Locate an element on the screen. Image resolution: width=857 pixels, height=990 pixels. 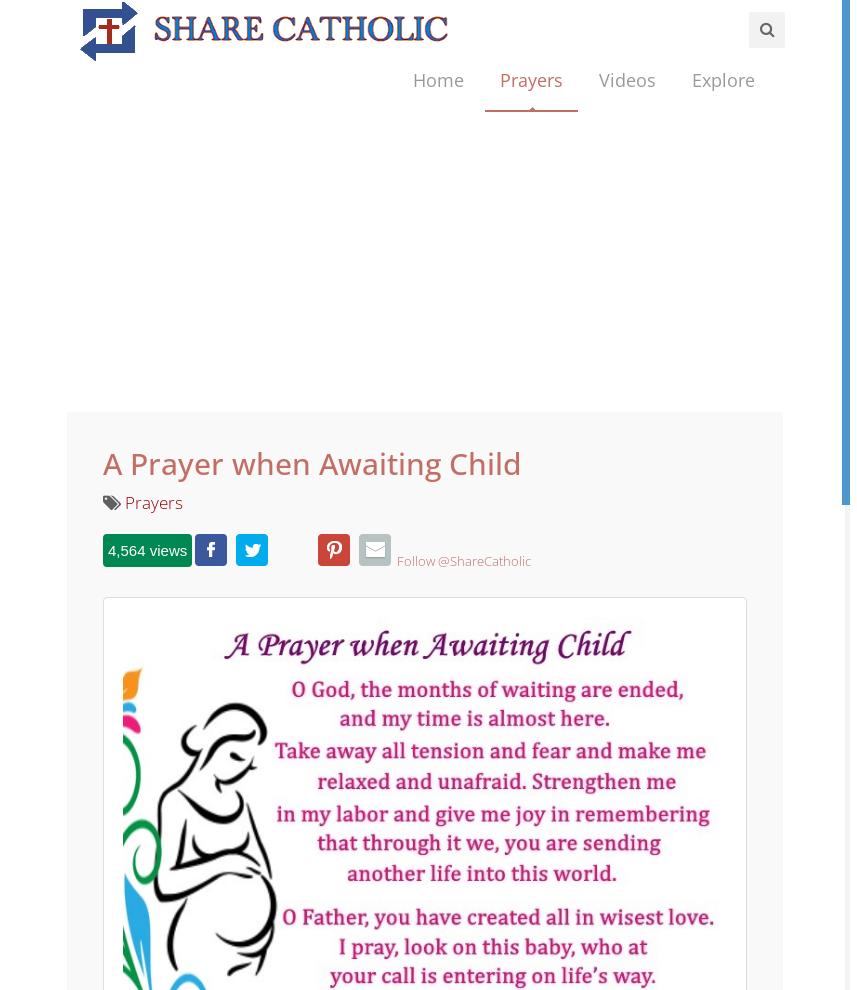
'Videos' is located at coordinates (597, 126).